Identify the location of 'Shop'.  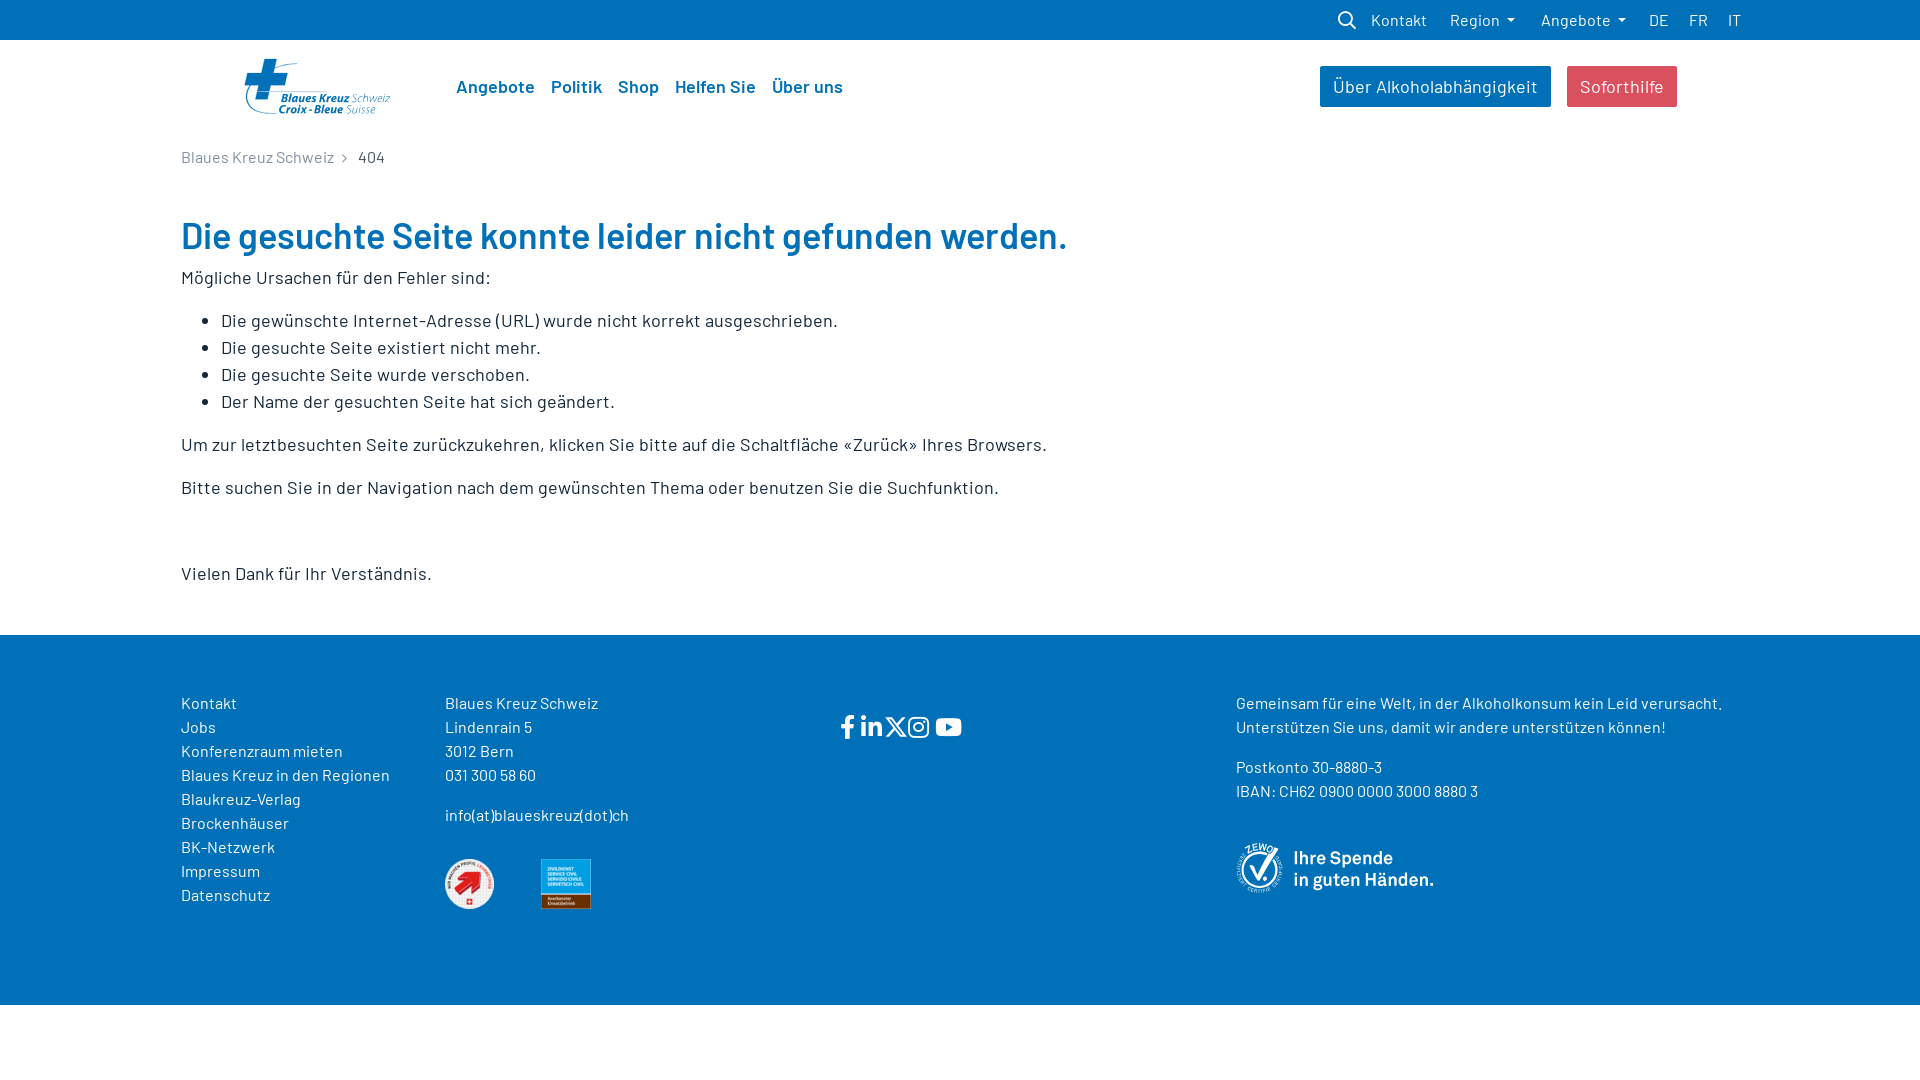
(637, 85).